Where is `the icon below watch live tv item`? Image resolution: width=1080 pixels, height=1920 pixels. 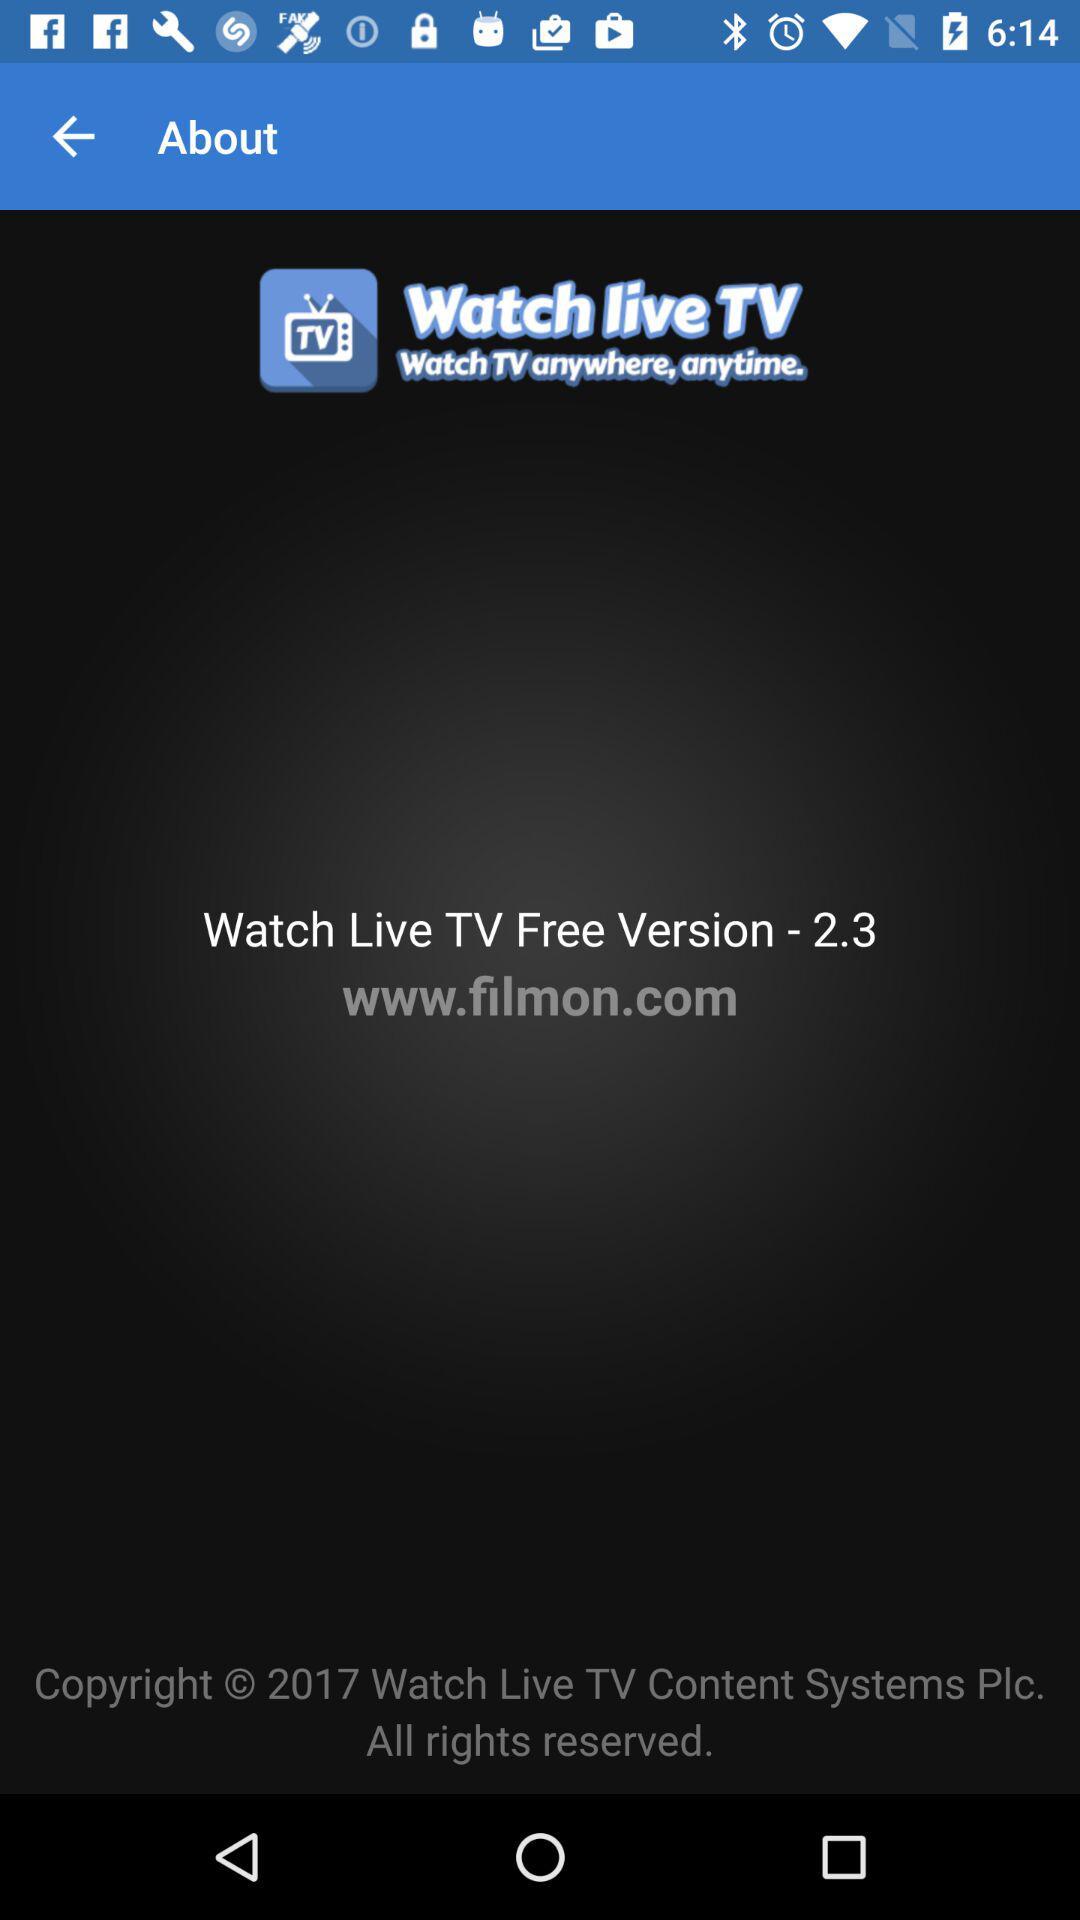 the icon below watch live tv item is located at coordinates (540, 994).